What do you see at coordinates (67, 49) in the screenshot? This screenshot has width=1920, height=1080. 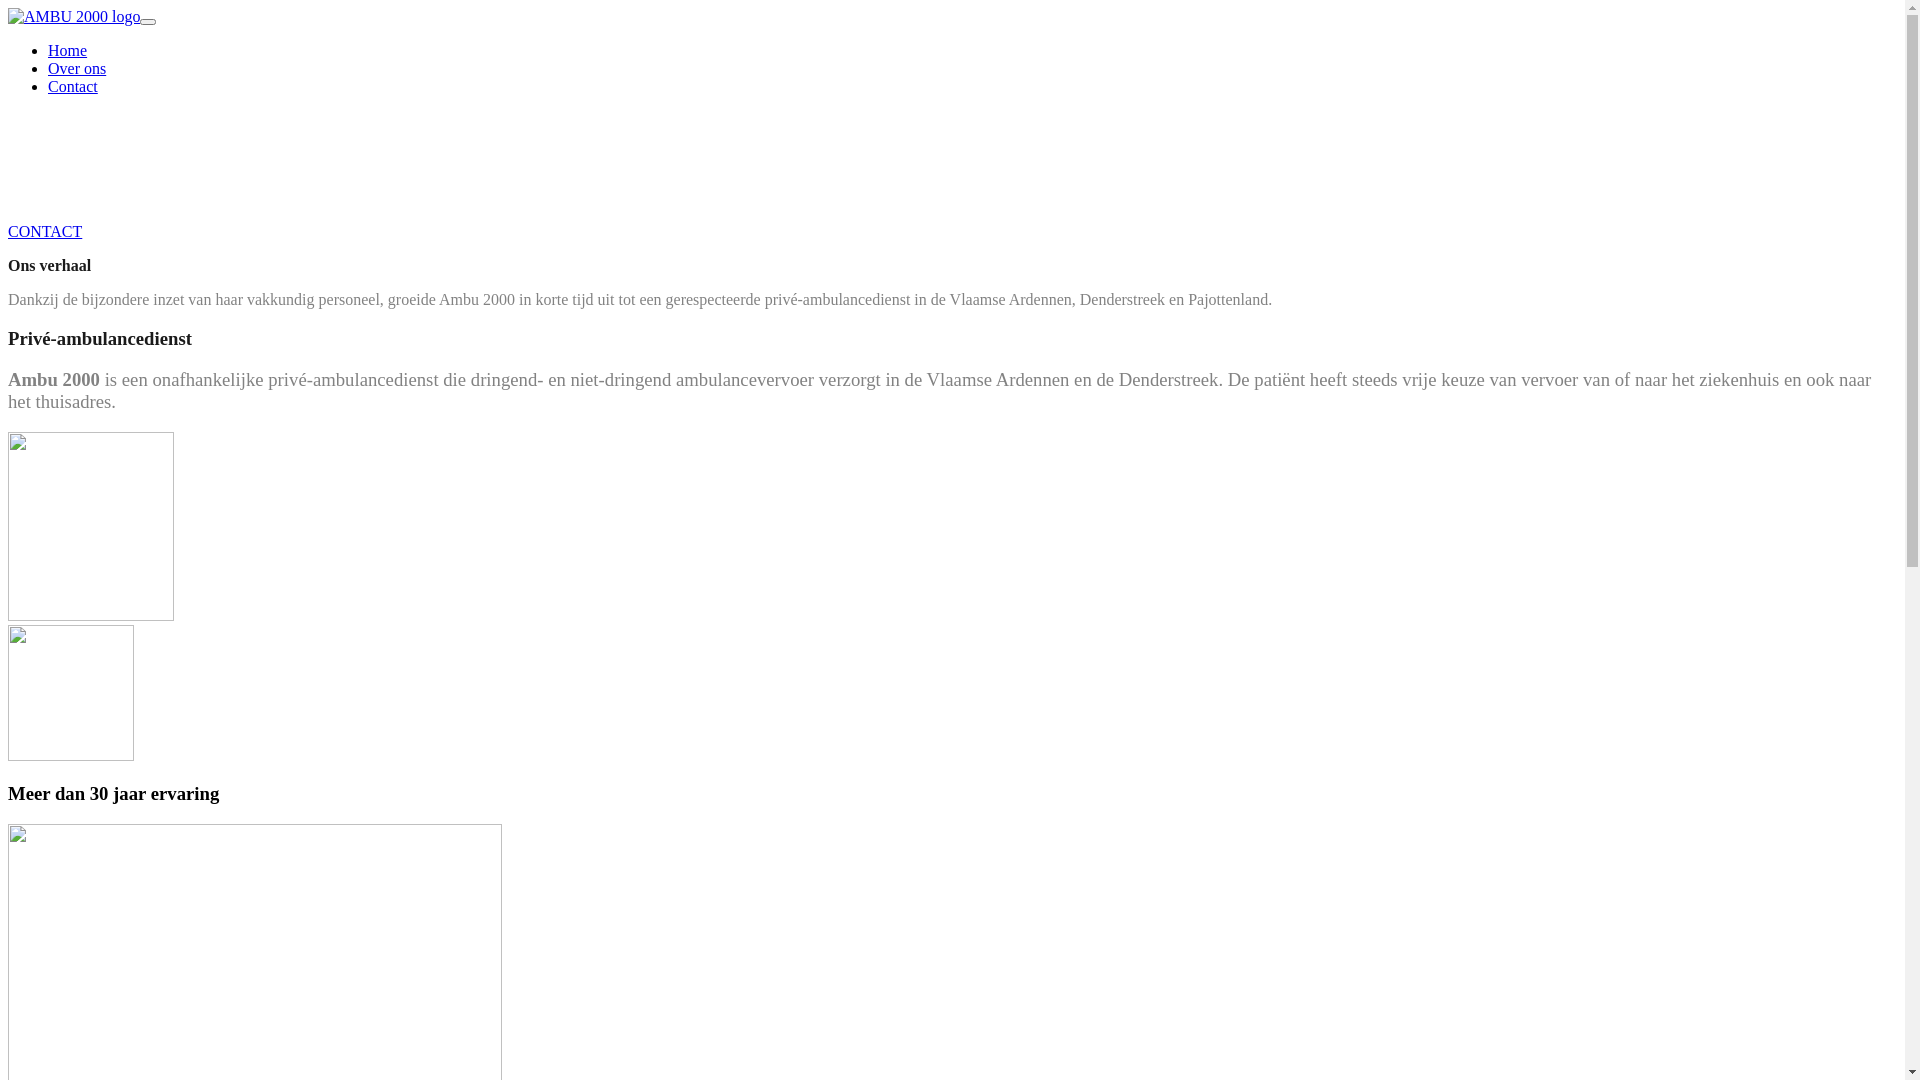 I see `'Home'` at bounding box center [67, 49].